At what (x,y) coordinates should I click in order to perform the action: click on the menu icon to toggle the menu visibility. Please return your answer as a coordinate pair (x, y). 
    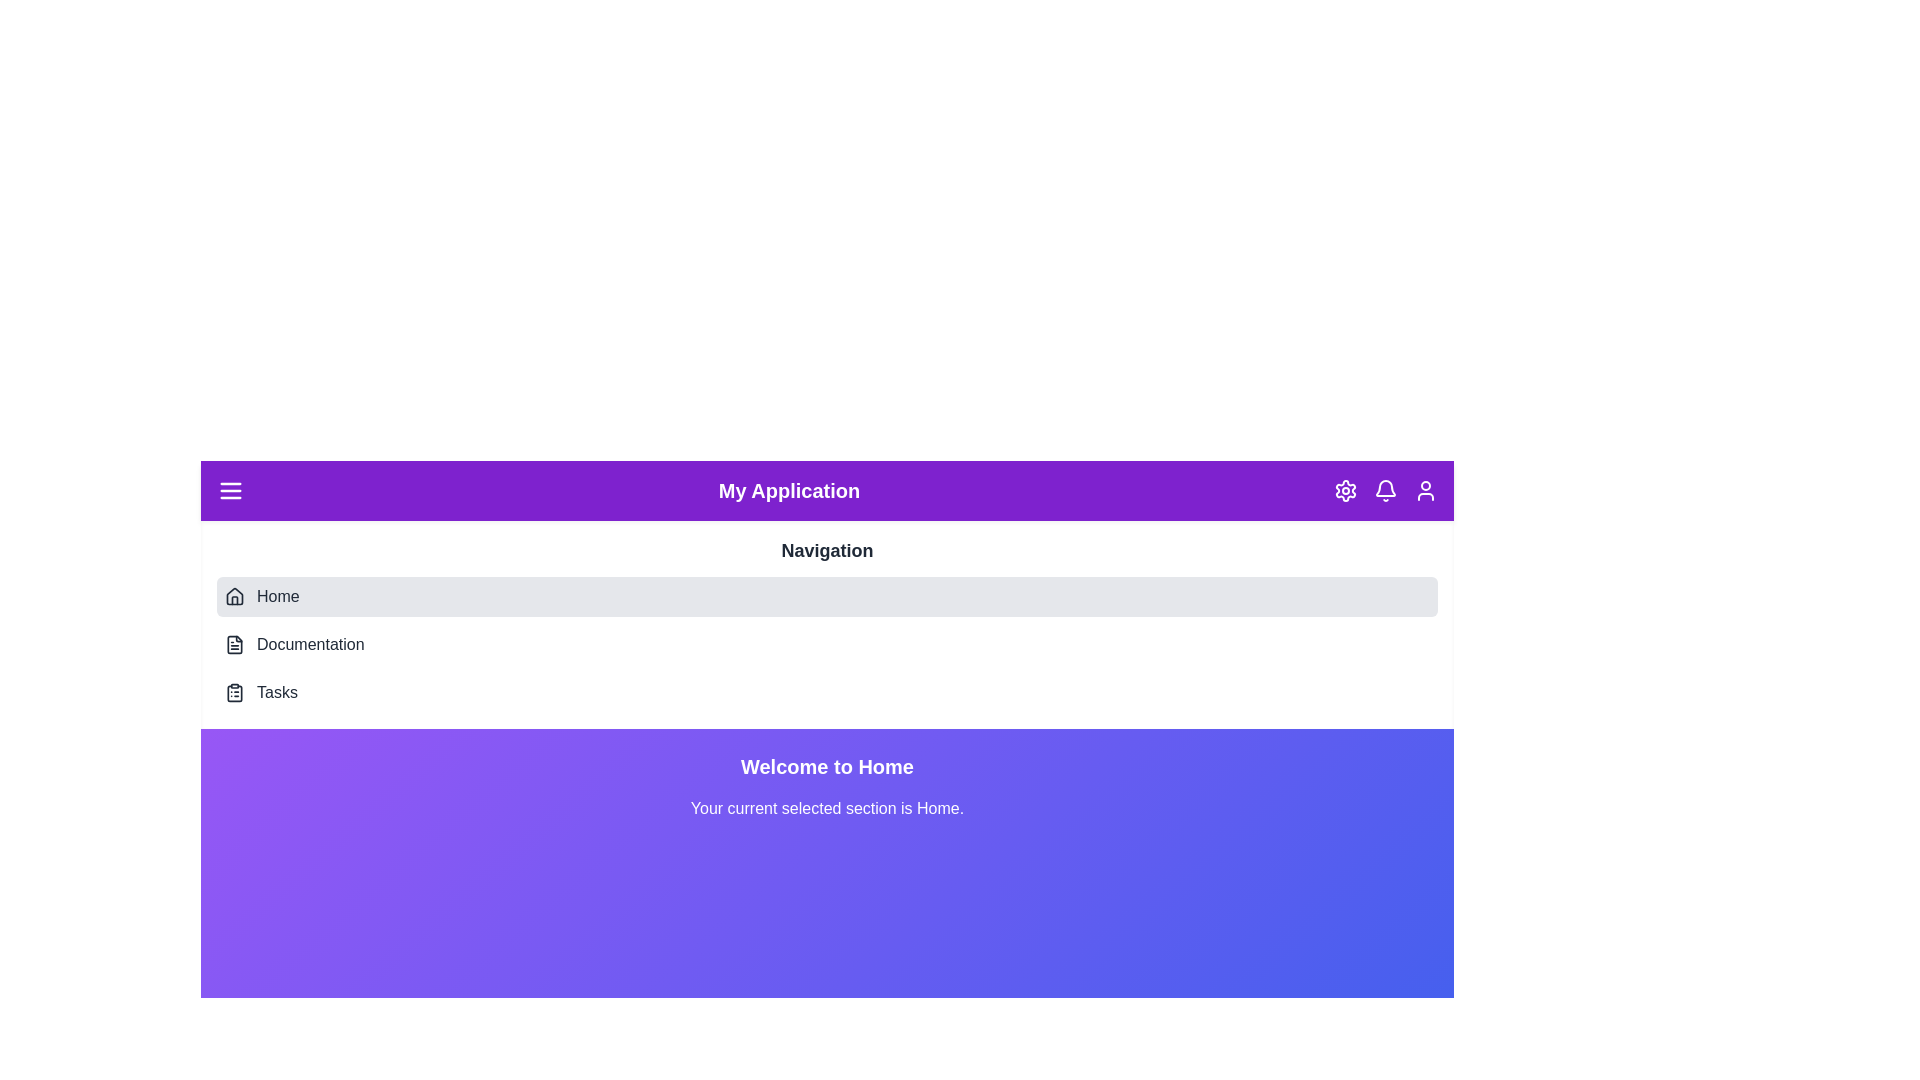
    Looking at the image, I should click on (230, 490).